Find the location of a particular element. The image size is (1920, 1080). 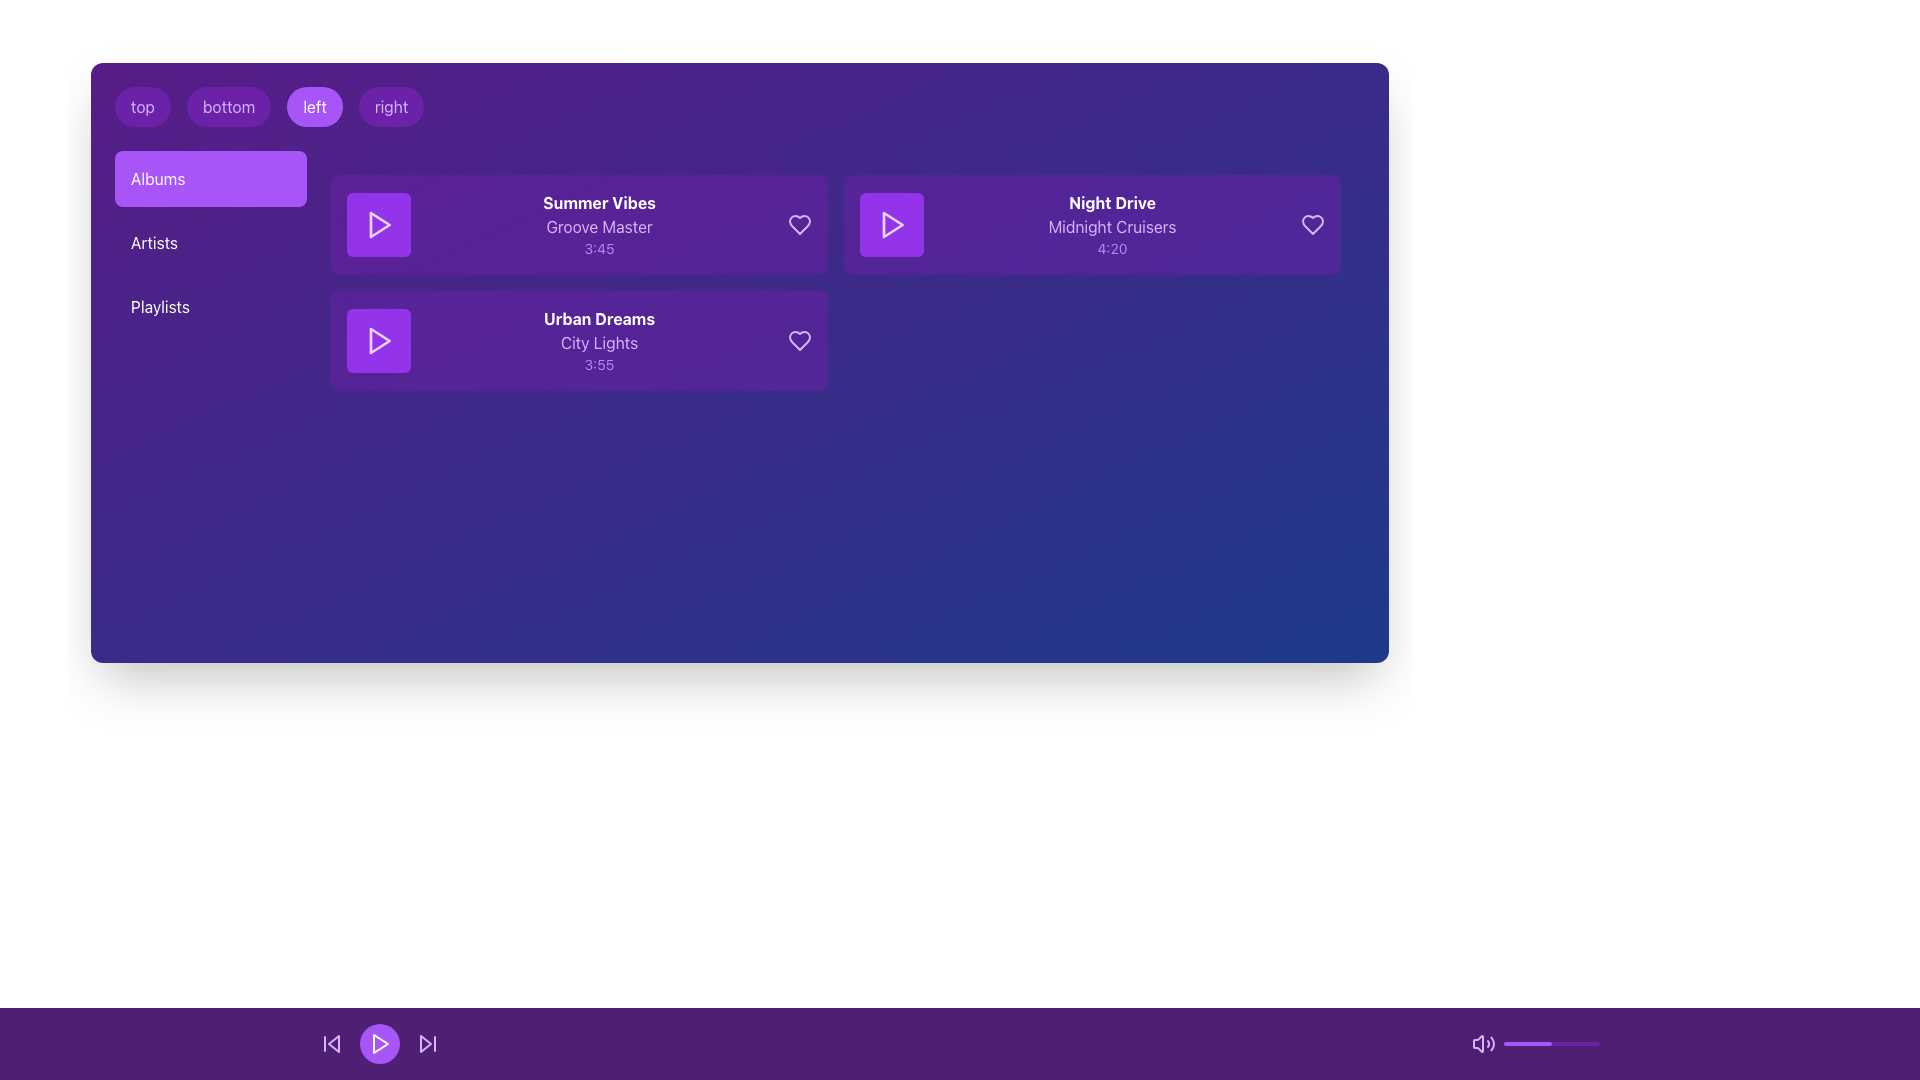

the heart-shaped button icon located to the right of the 'Urban Dreams' playlist entry, adjacent to 'City Lights', to change its color from purple to pink is located at coordinates (800, 339).